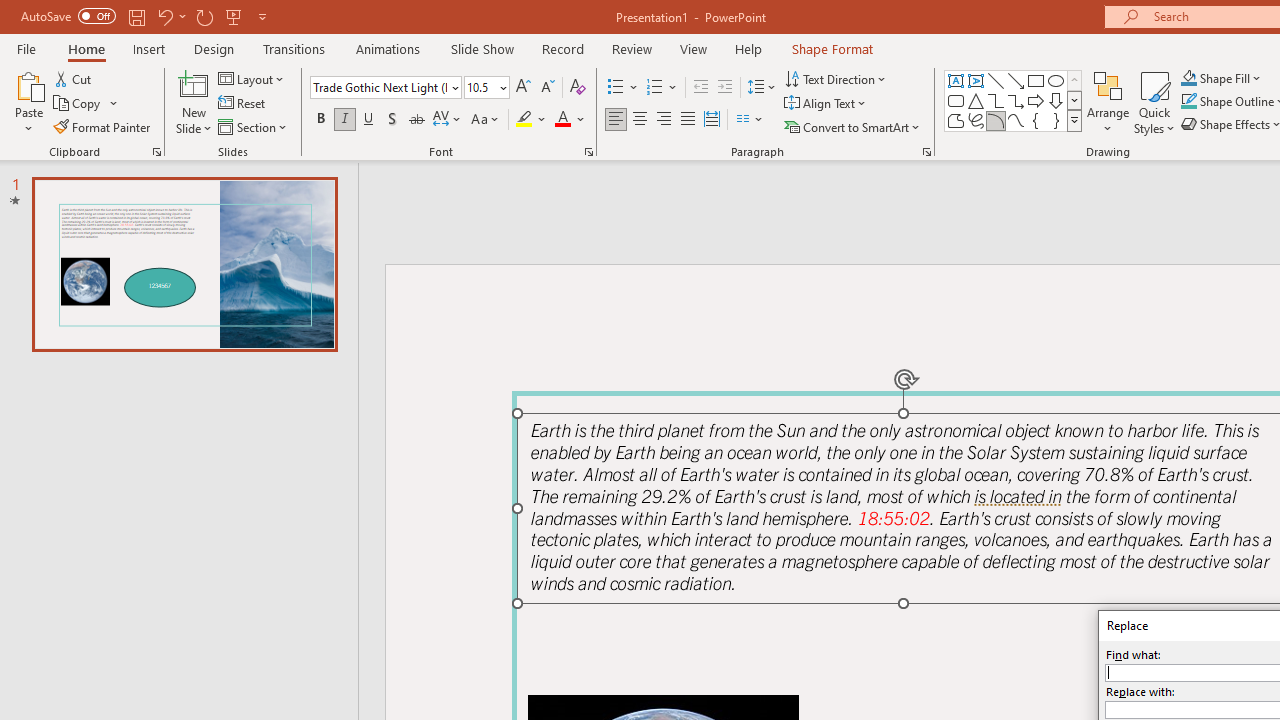 The width and height of the screenshot is (1280, 720). What do you see at coordinates (242, 103) in the screenshot?
I see `'Reset'` at bounding box center [242, 103].